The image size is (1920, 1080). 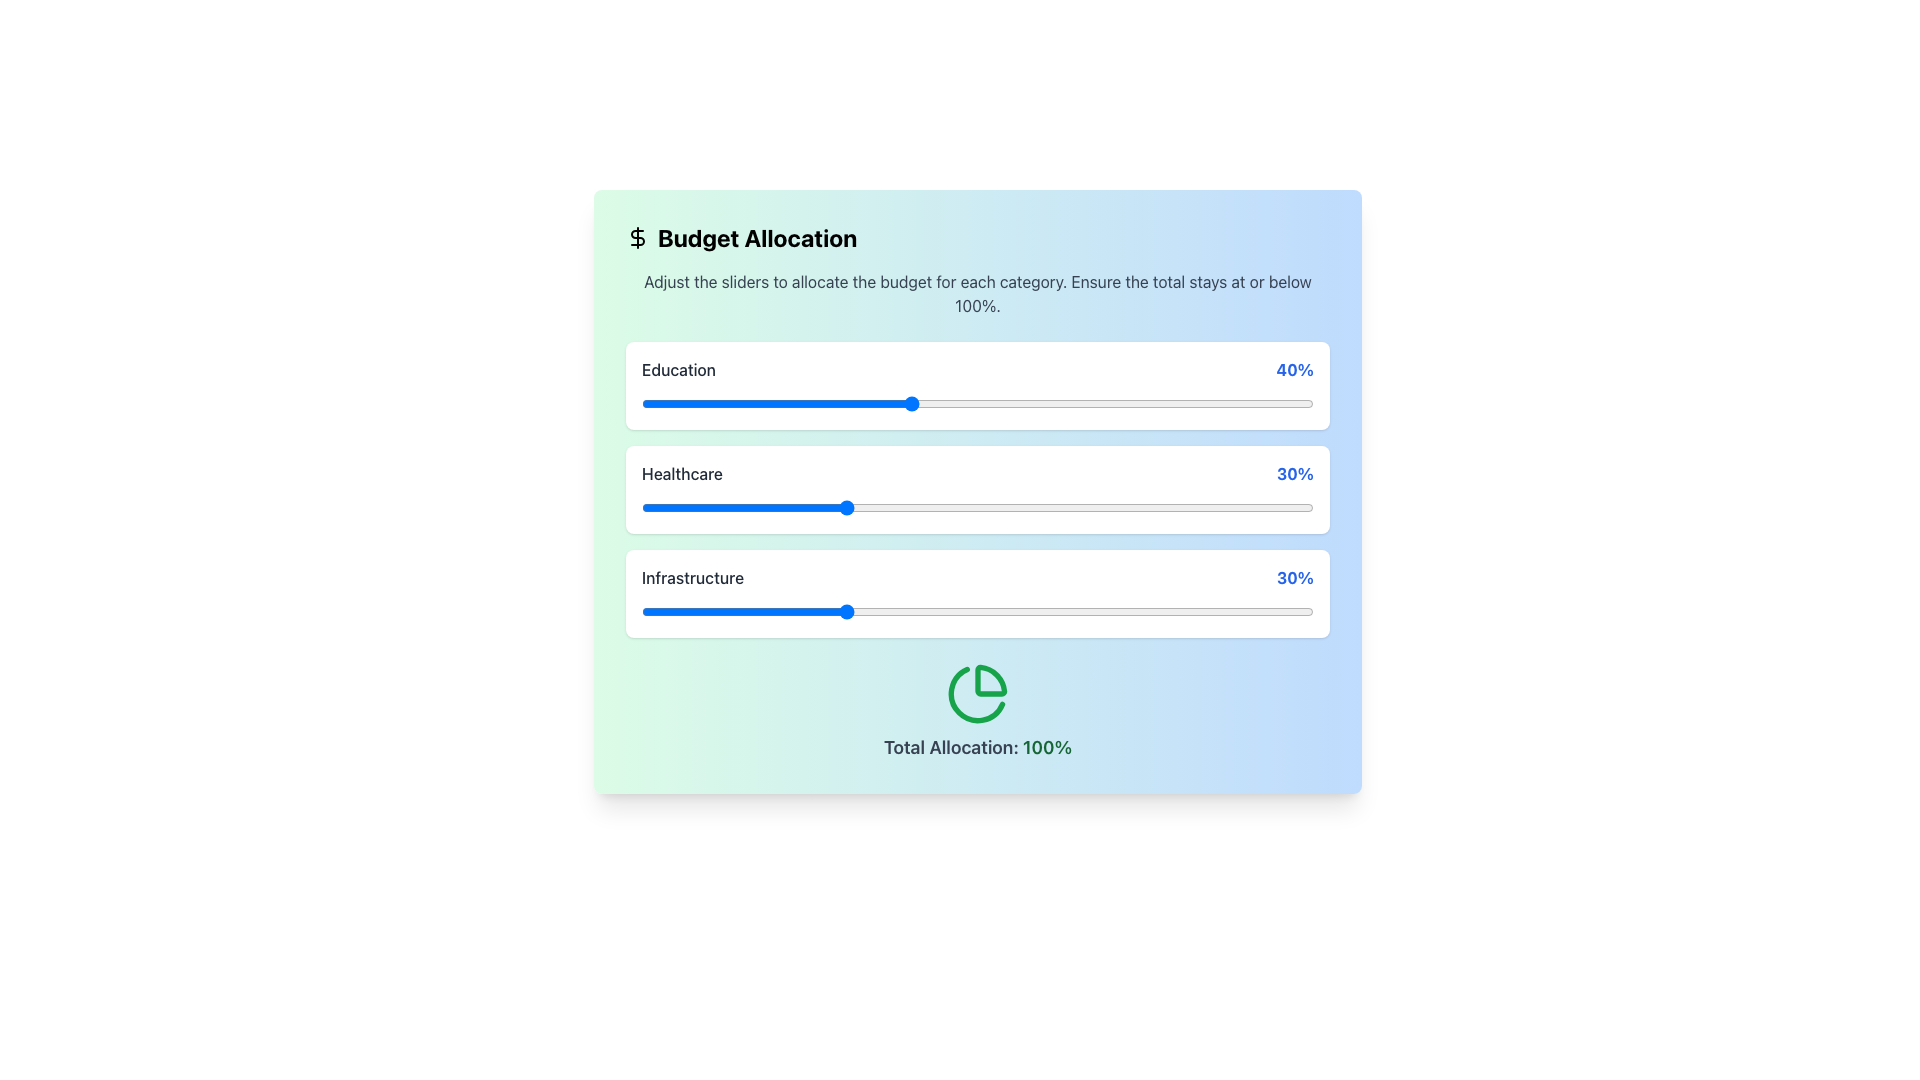 What do you see at coordinates (1252, 611) in the screenshot?
I see `the infrastructure budget slider` at bounding box center [1252, 611].